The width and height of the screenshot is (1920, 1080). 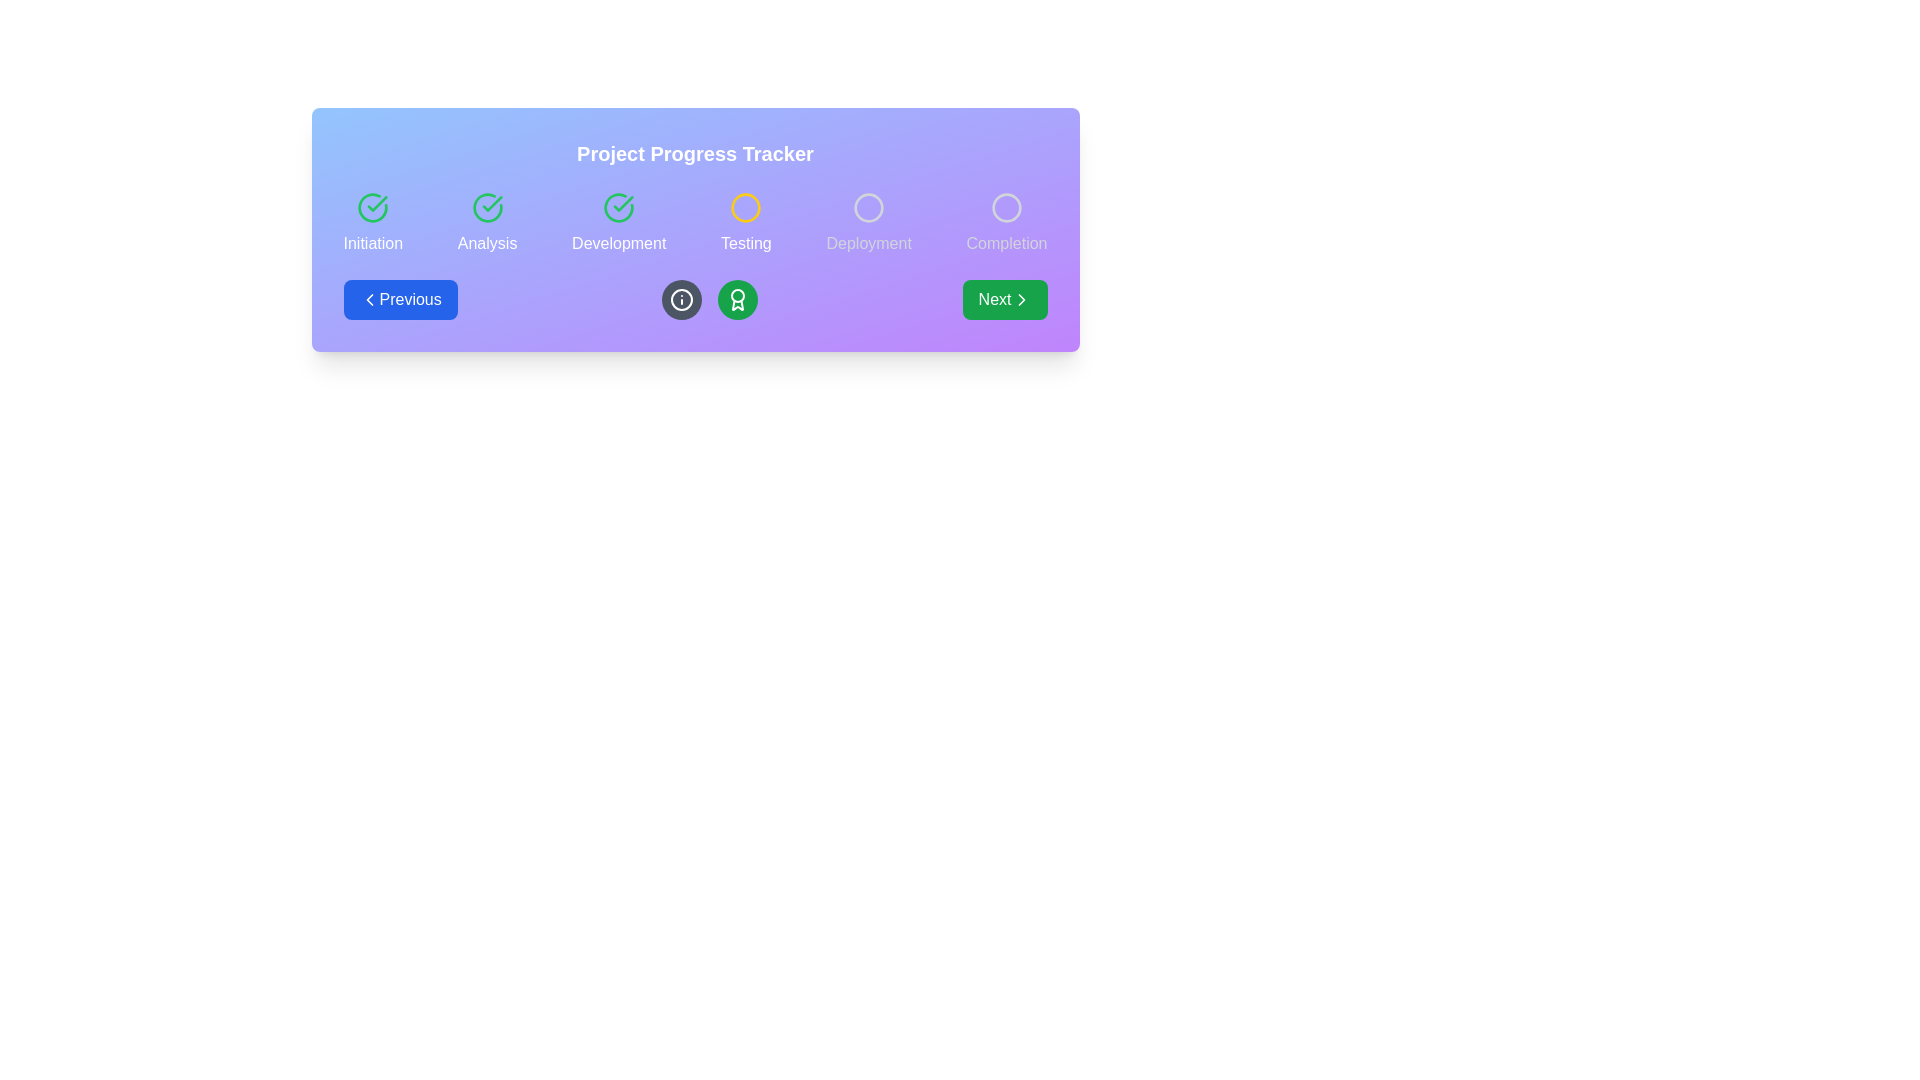 I want to click on the visual state of the 'Analysis' step in the project management progress tracker, which is indicated by a green check mark and is positioned between the 'Initiation' and 'Development' steps, so click(x=487, y=223).